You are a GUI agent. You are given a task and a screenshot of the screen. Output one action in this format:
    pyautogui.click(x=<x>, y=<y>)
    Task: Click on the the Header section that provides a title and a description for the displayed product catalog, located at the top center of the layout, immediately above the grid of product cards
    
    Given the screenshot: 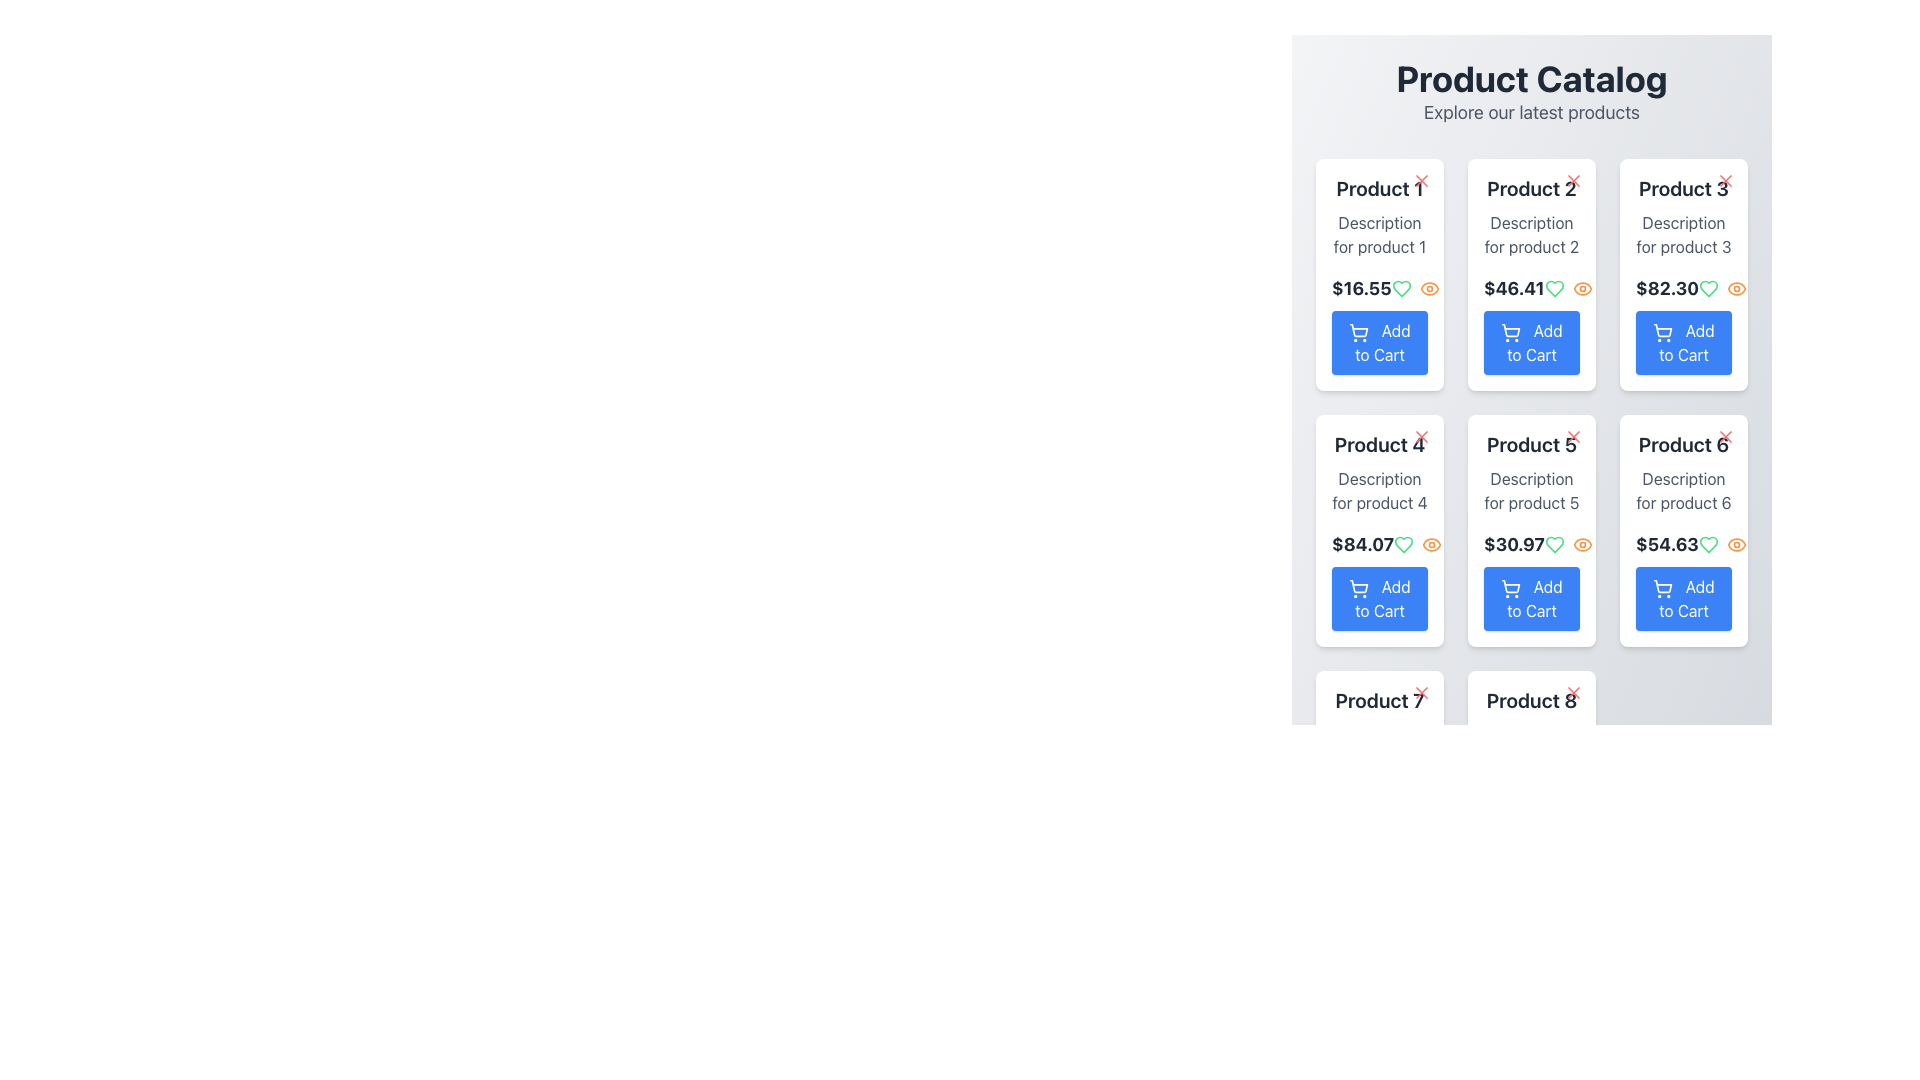 What is the action you would take?
    pyautogui.click(x=1530, y=92)
    